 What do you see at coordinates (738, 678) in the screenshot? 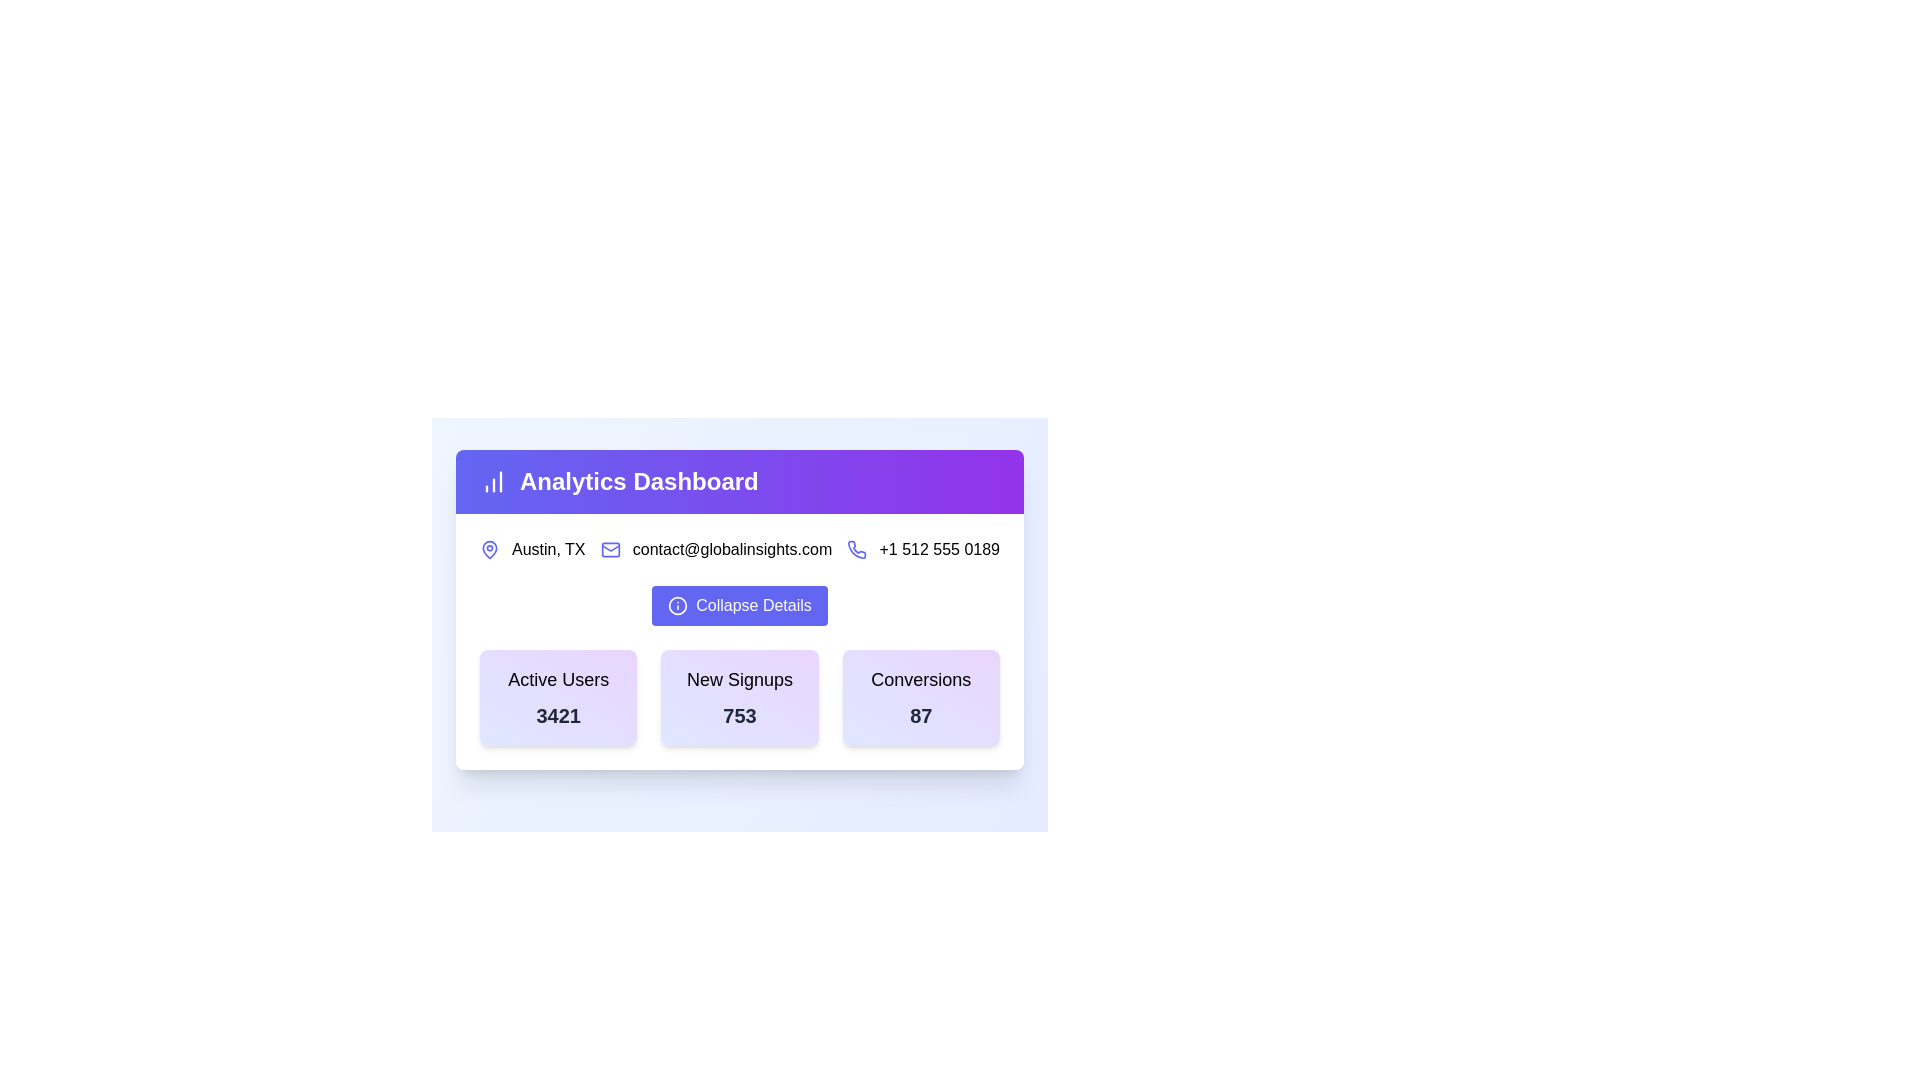
I see `text label 'New Signups' located at the top of the middle box with a gradient background, which provides context for the metric value displayed beneath it` at bounding box center [738, 678].